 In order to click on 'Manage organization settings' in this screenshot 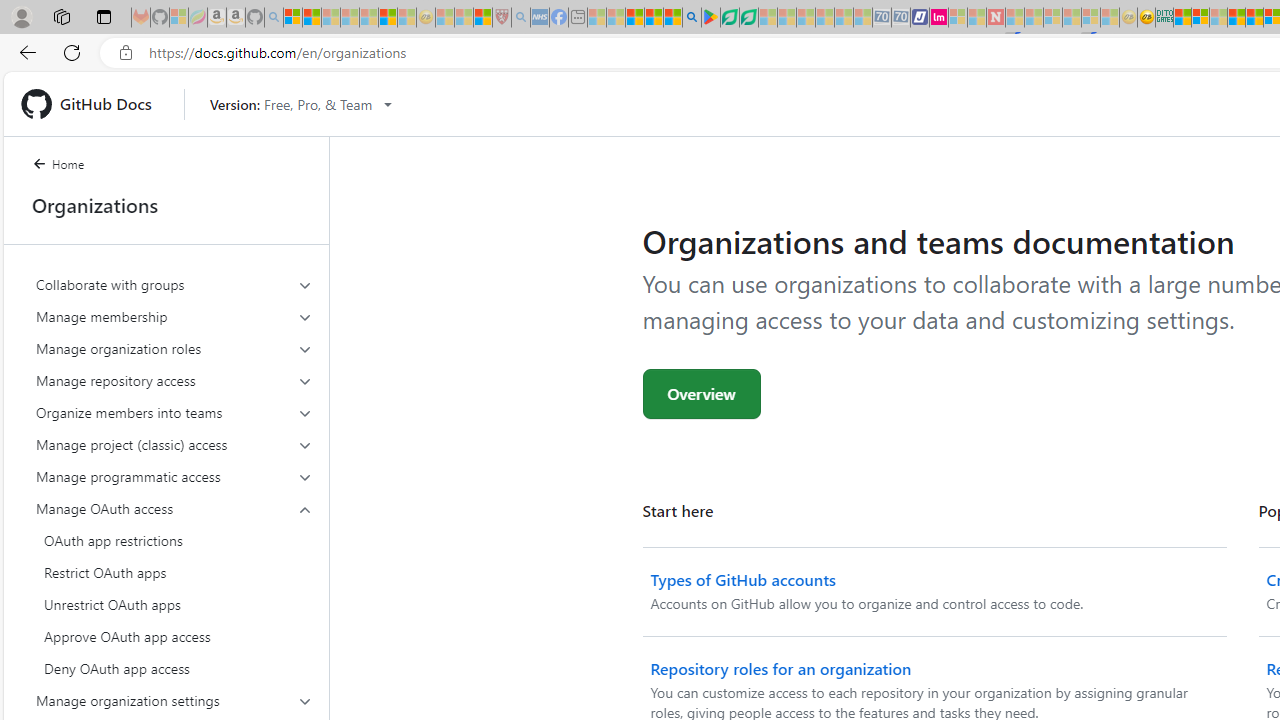, I will do `click(174, 699)`.